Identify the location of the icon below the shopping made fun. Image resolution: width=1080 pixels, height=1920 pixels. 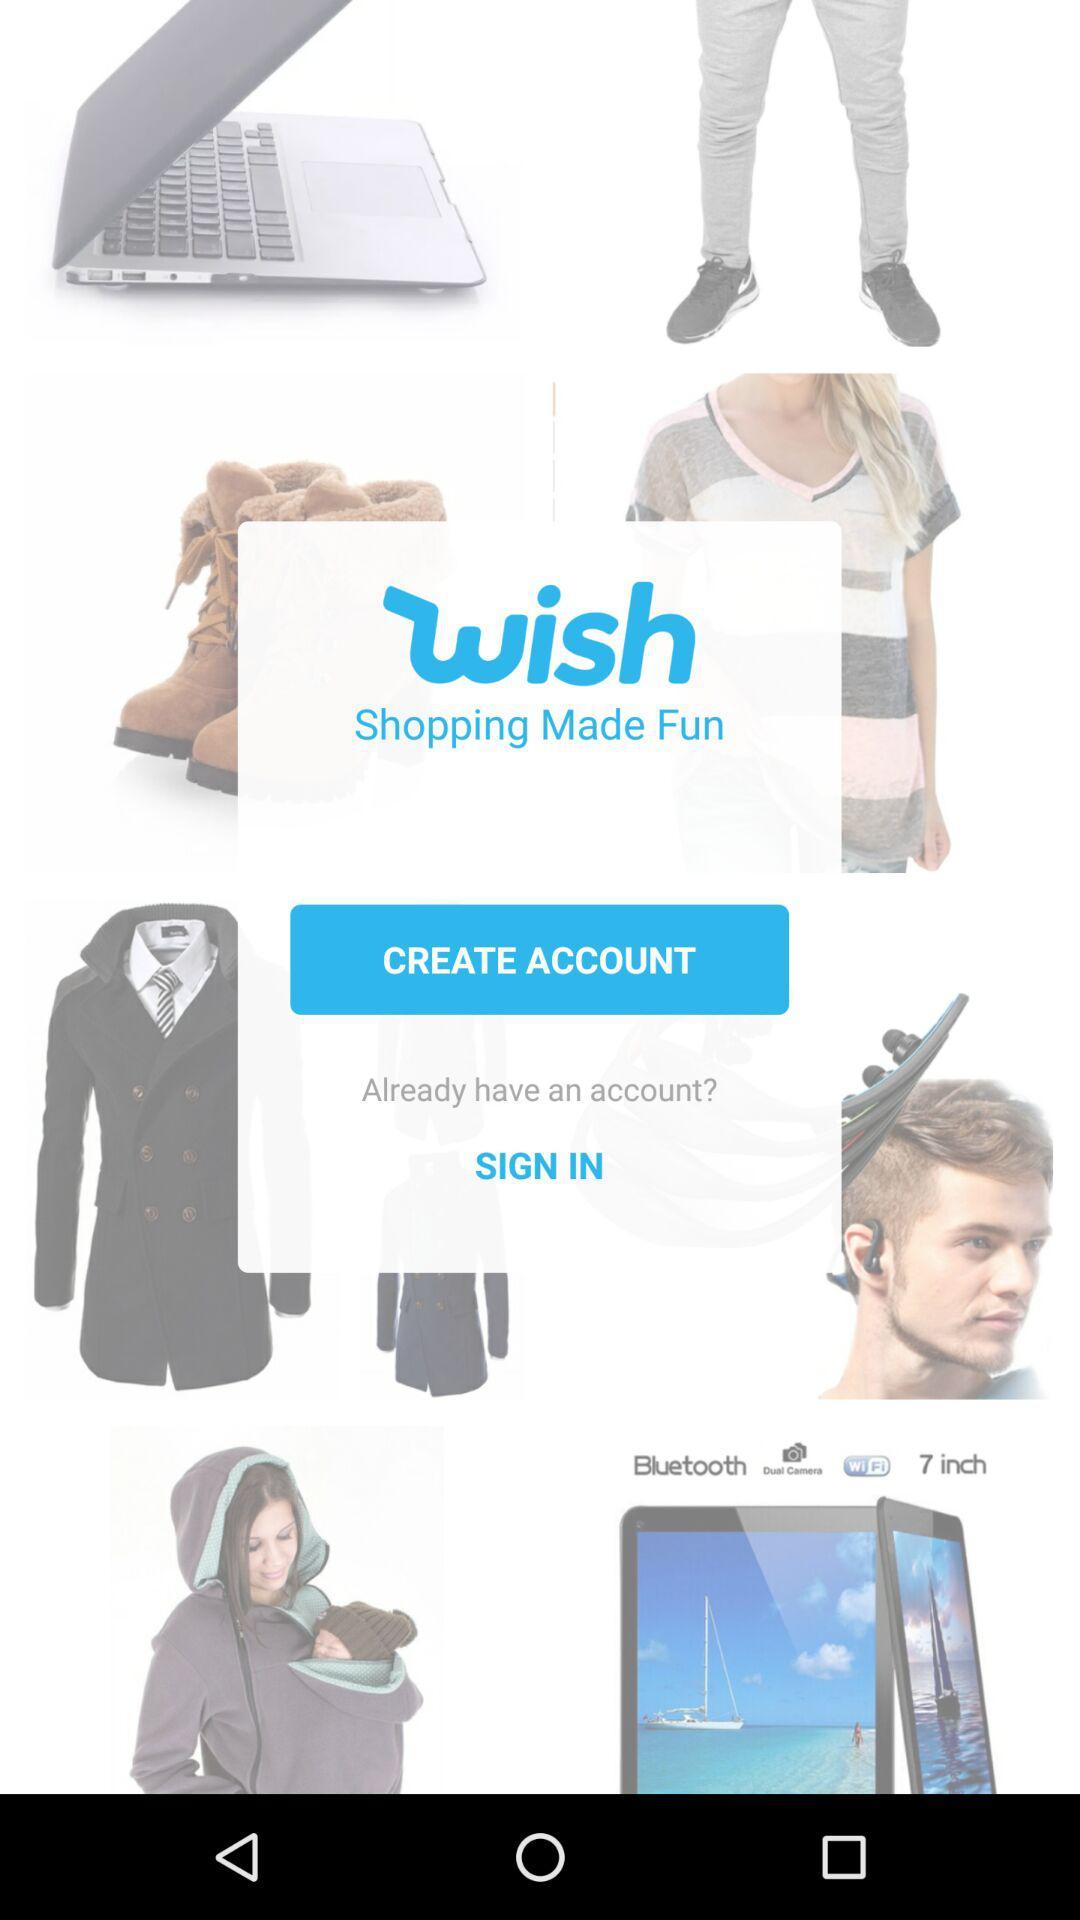
(538, 958).